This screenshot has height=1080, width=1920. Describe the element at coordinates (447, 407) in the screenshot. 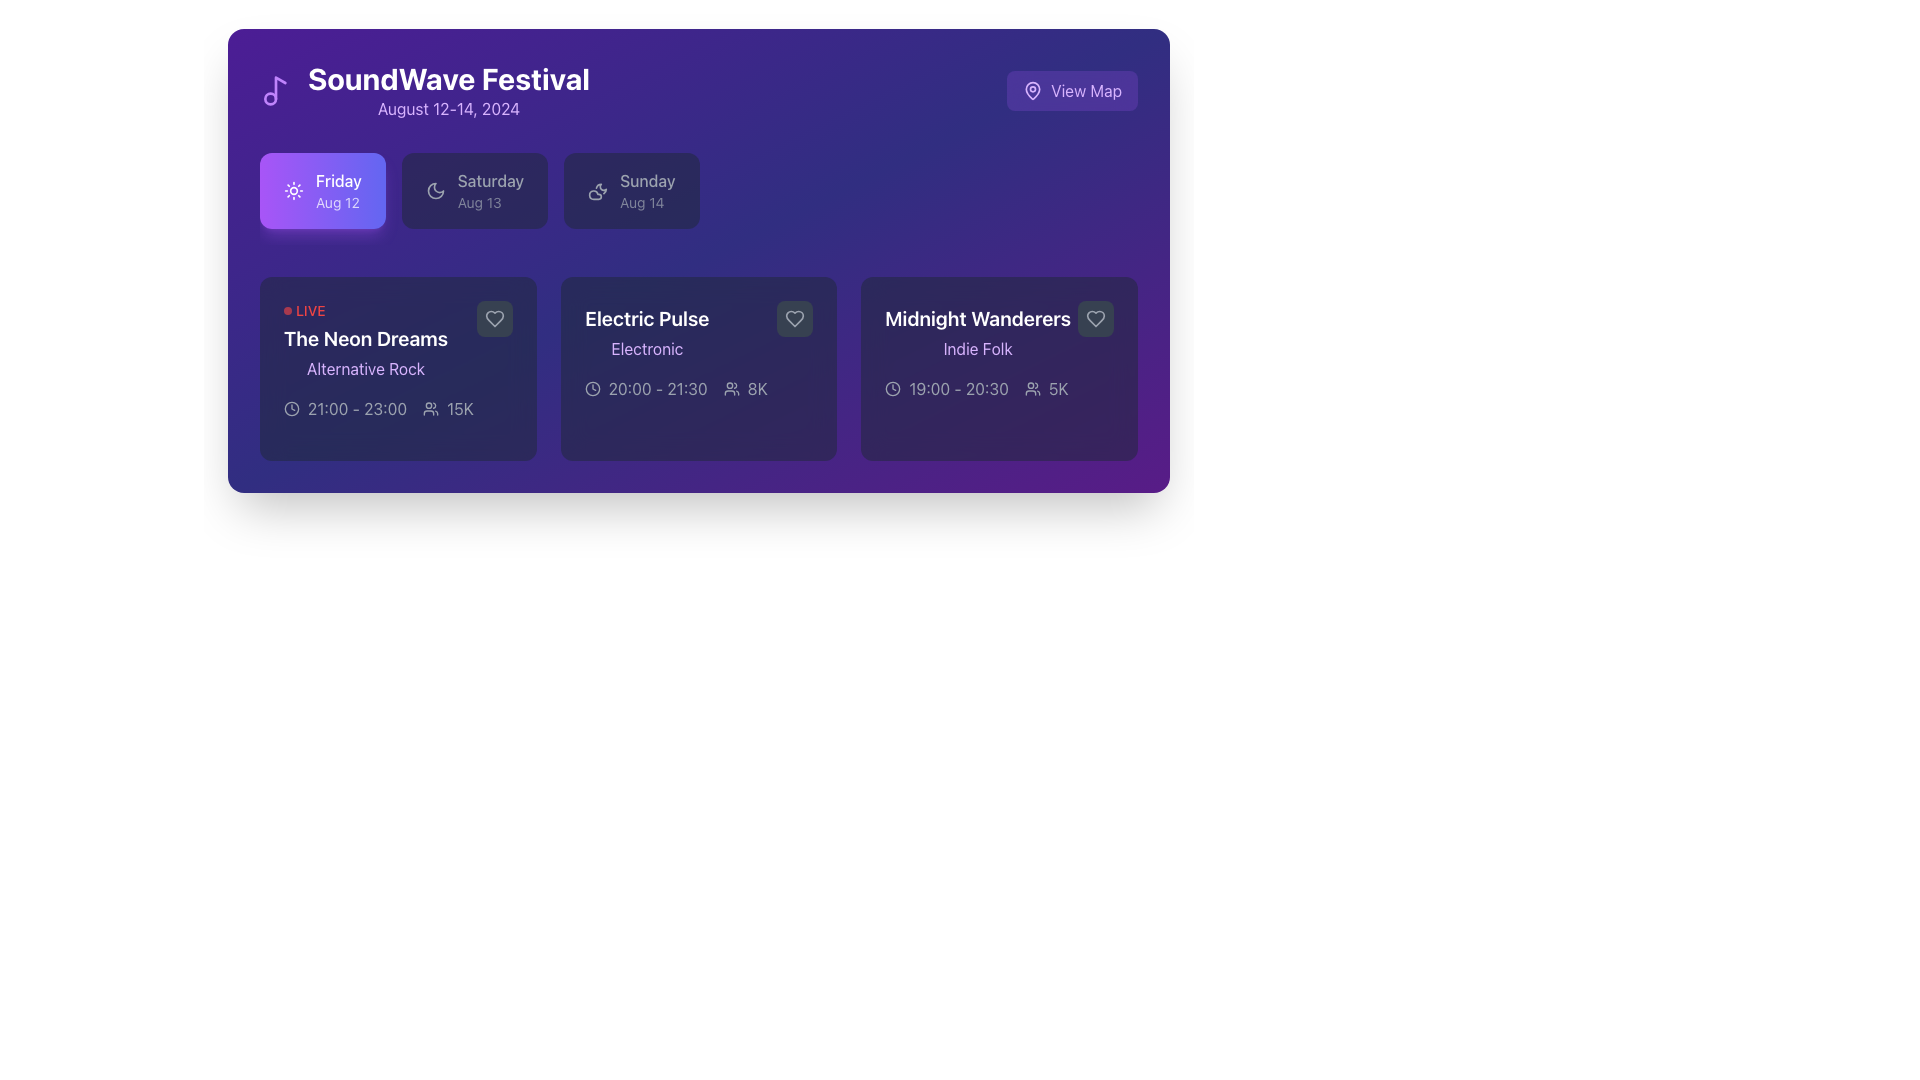

I see `the non-interactive label displaying '15K' with a user icon, located in the third column of the event card below the title 'The Neon Dreams'` at that location.